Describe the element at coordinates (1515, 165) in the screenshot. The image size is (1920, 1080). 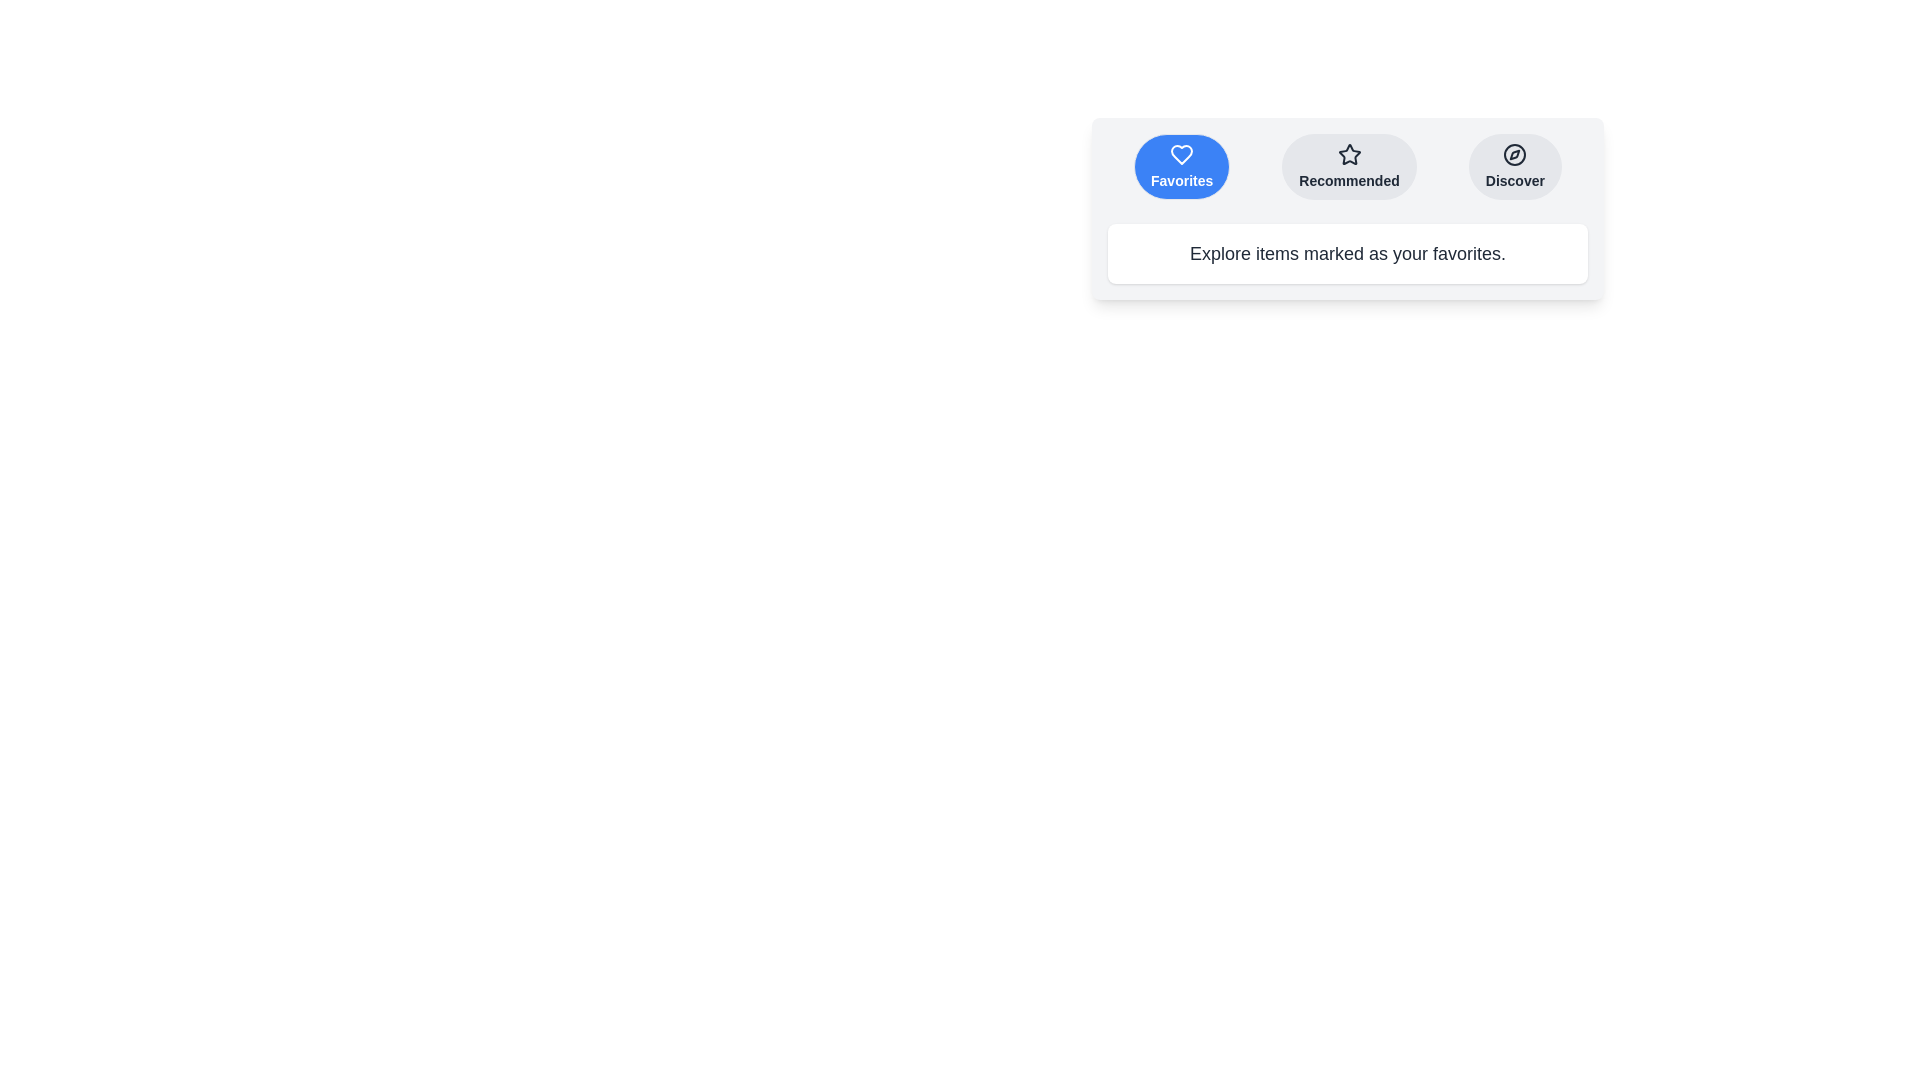
I see `the tab labeled Discover to observe its styling change` at that location.